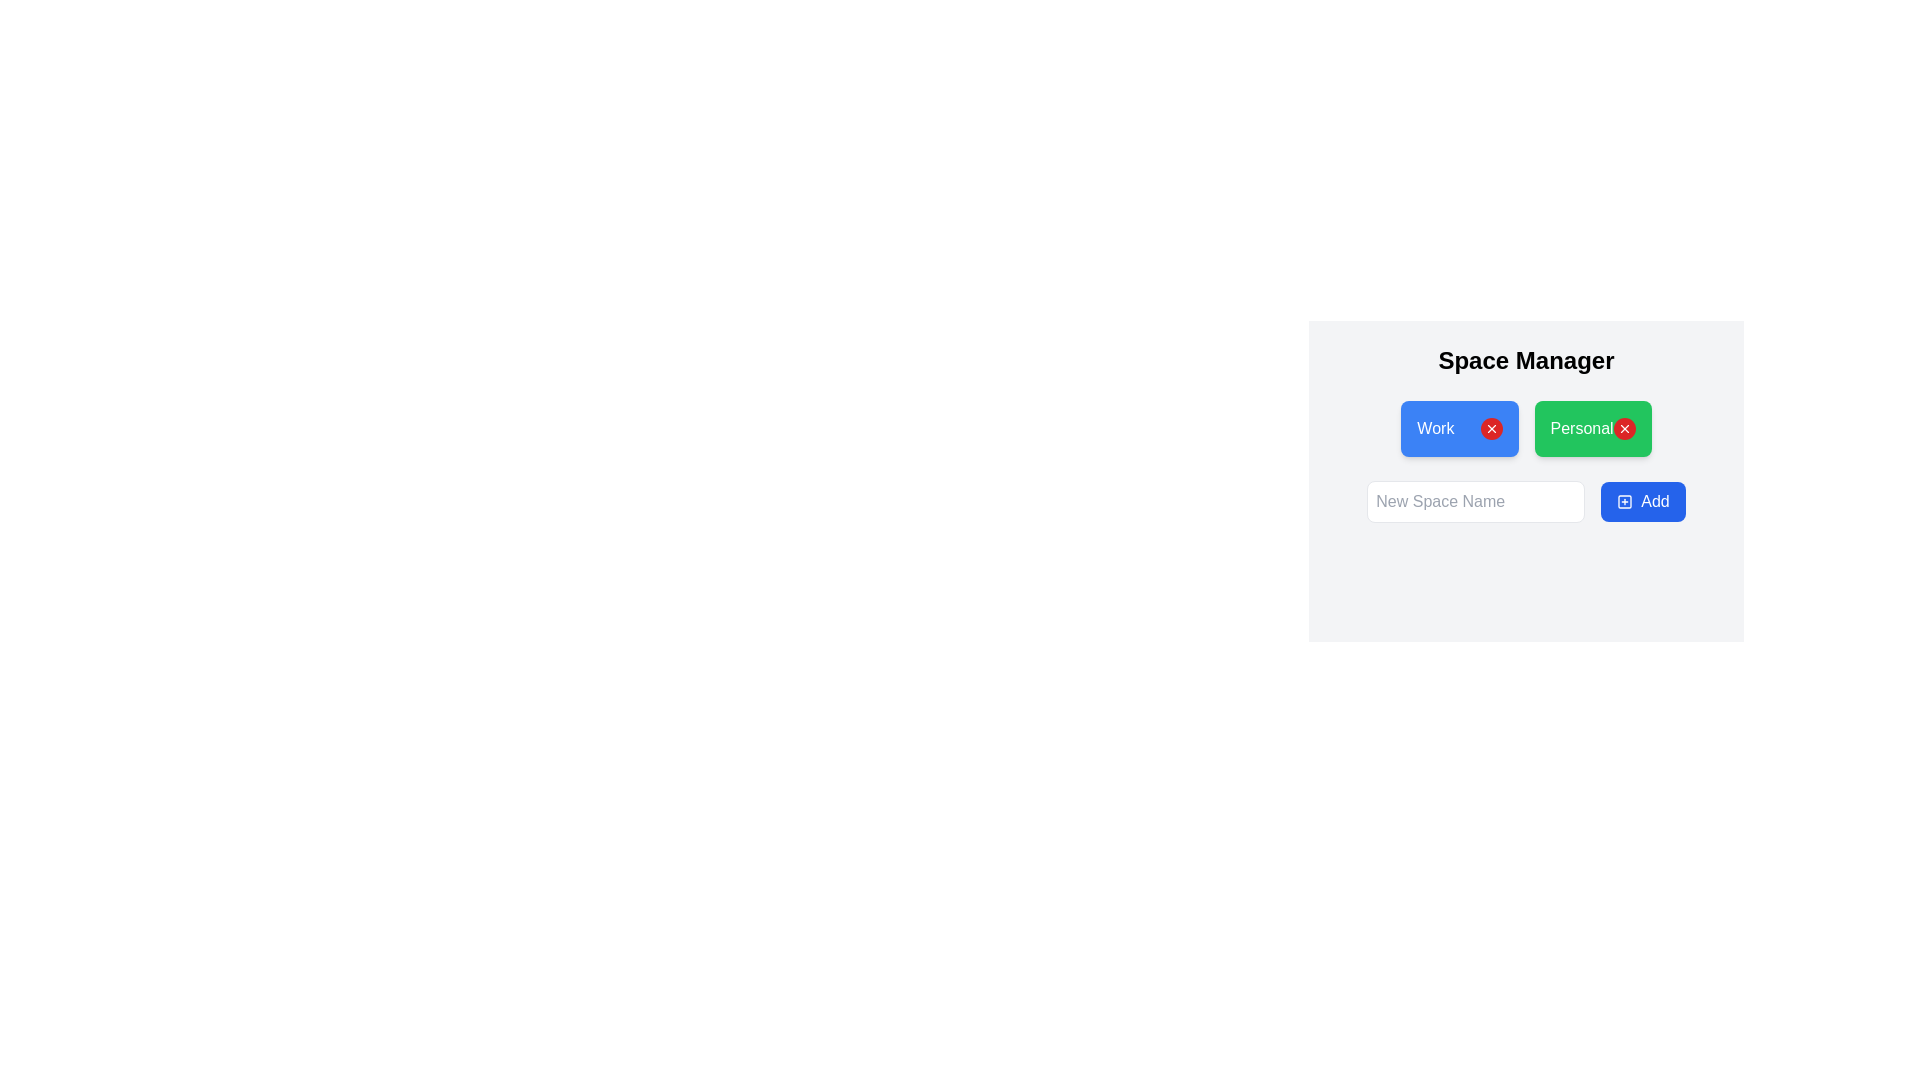 The image size is (1920, 1080). Describe the element at coordinates (1581, 427) in the screenshot. I see `the text label displaying 'Personal', which is styled in white text on a green background and is part of a button-like group` at that location.